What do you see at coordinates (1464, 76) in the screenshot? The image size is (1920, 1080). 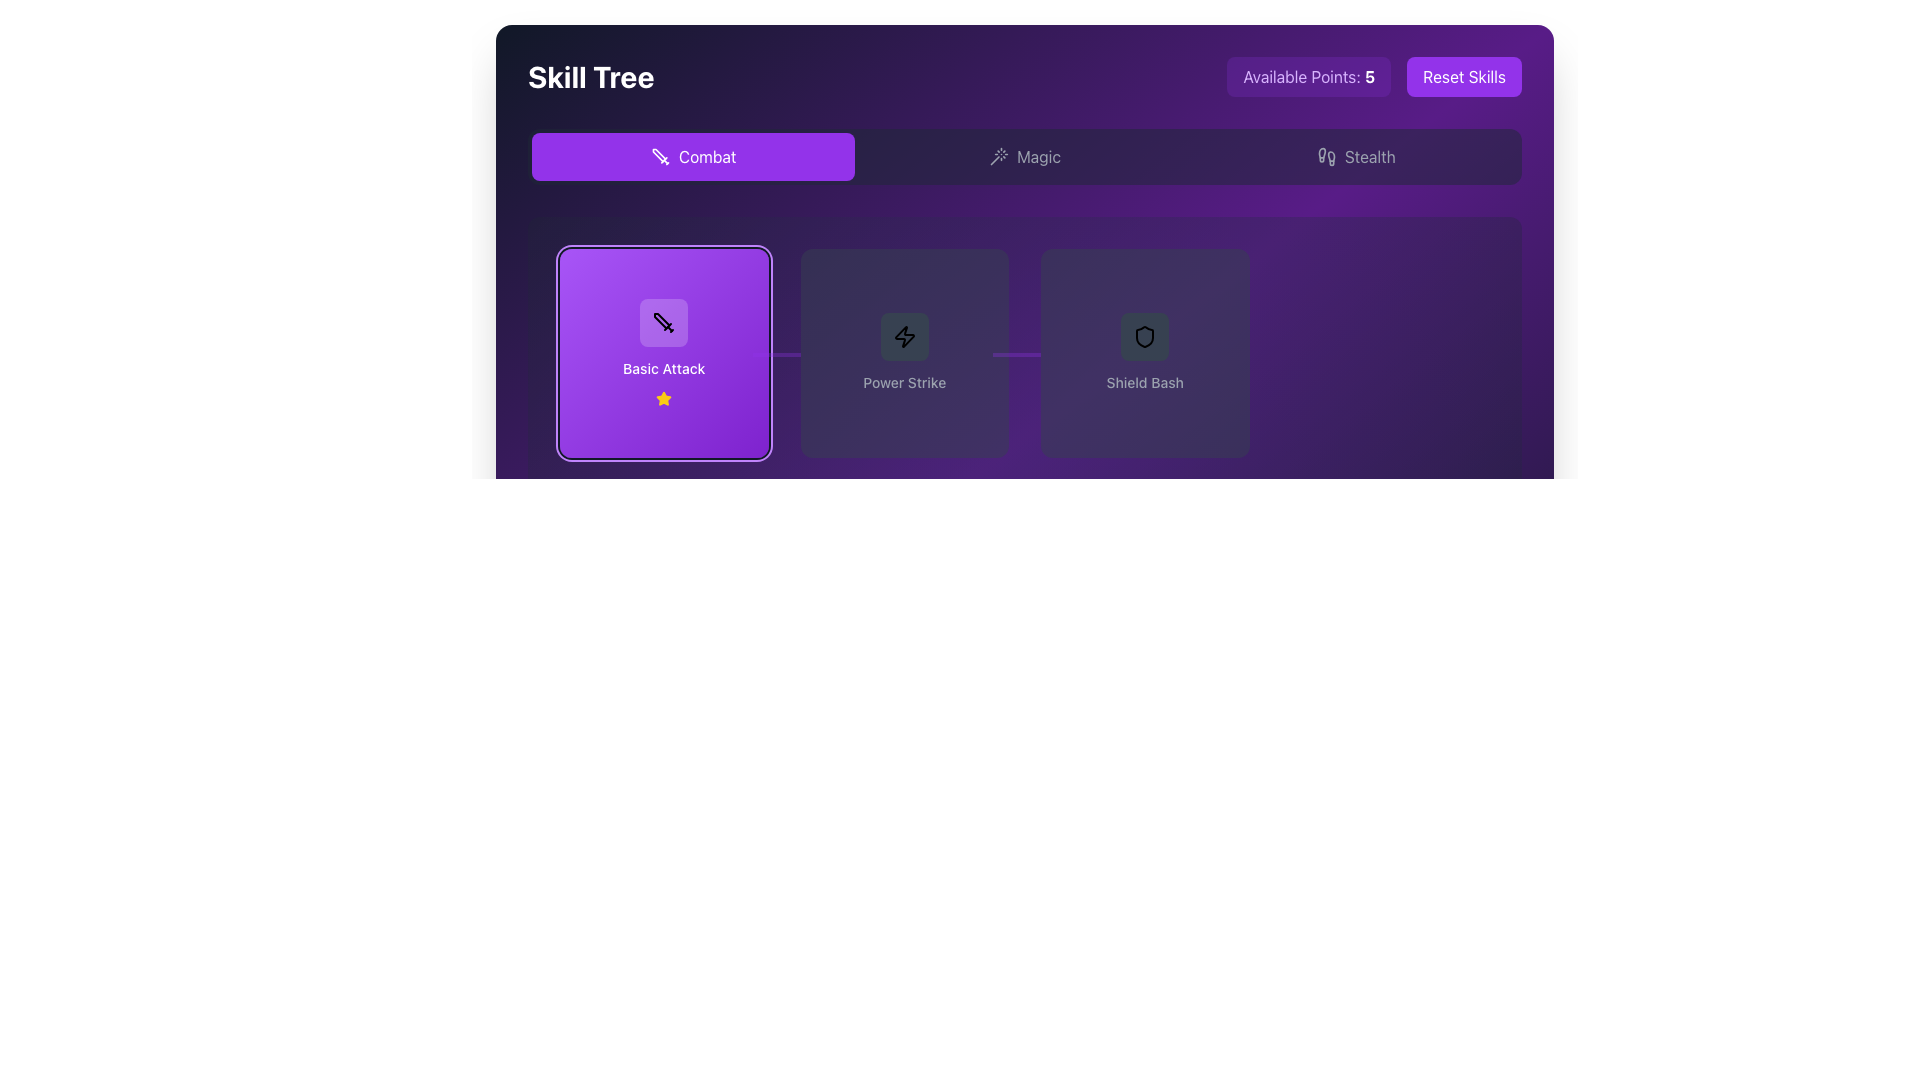 I see `the reset button located in the top-right corner of the interface, which is adjacent to the 'Available Points: 5' label, to observe the hover effect` at bounding box center [1464, 76].